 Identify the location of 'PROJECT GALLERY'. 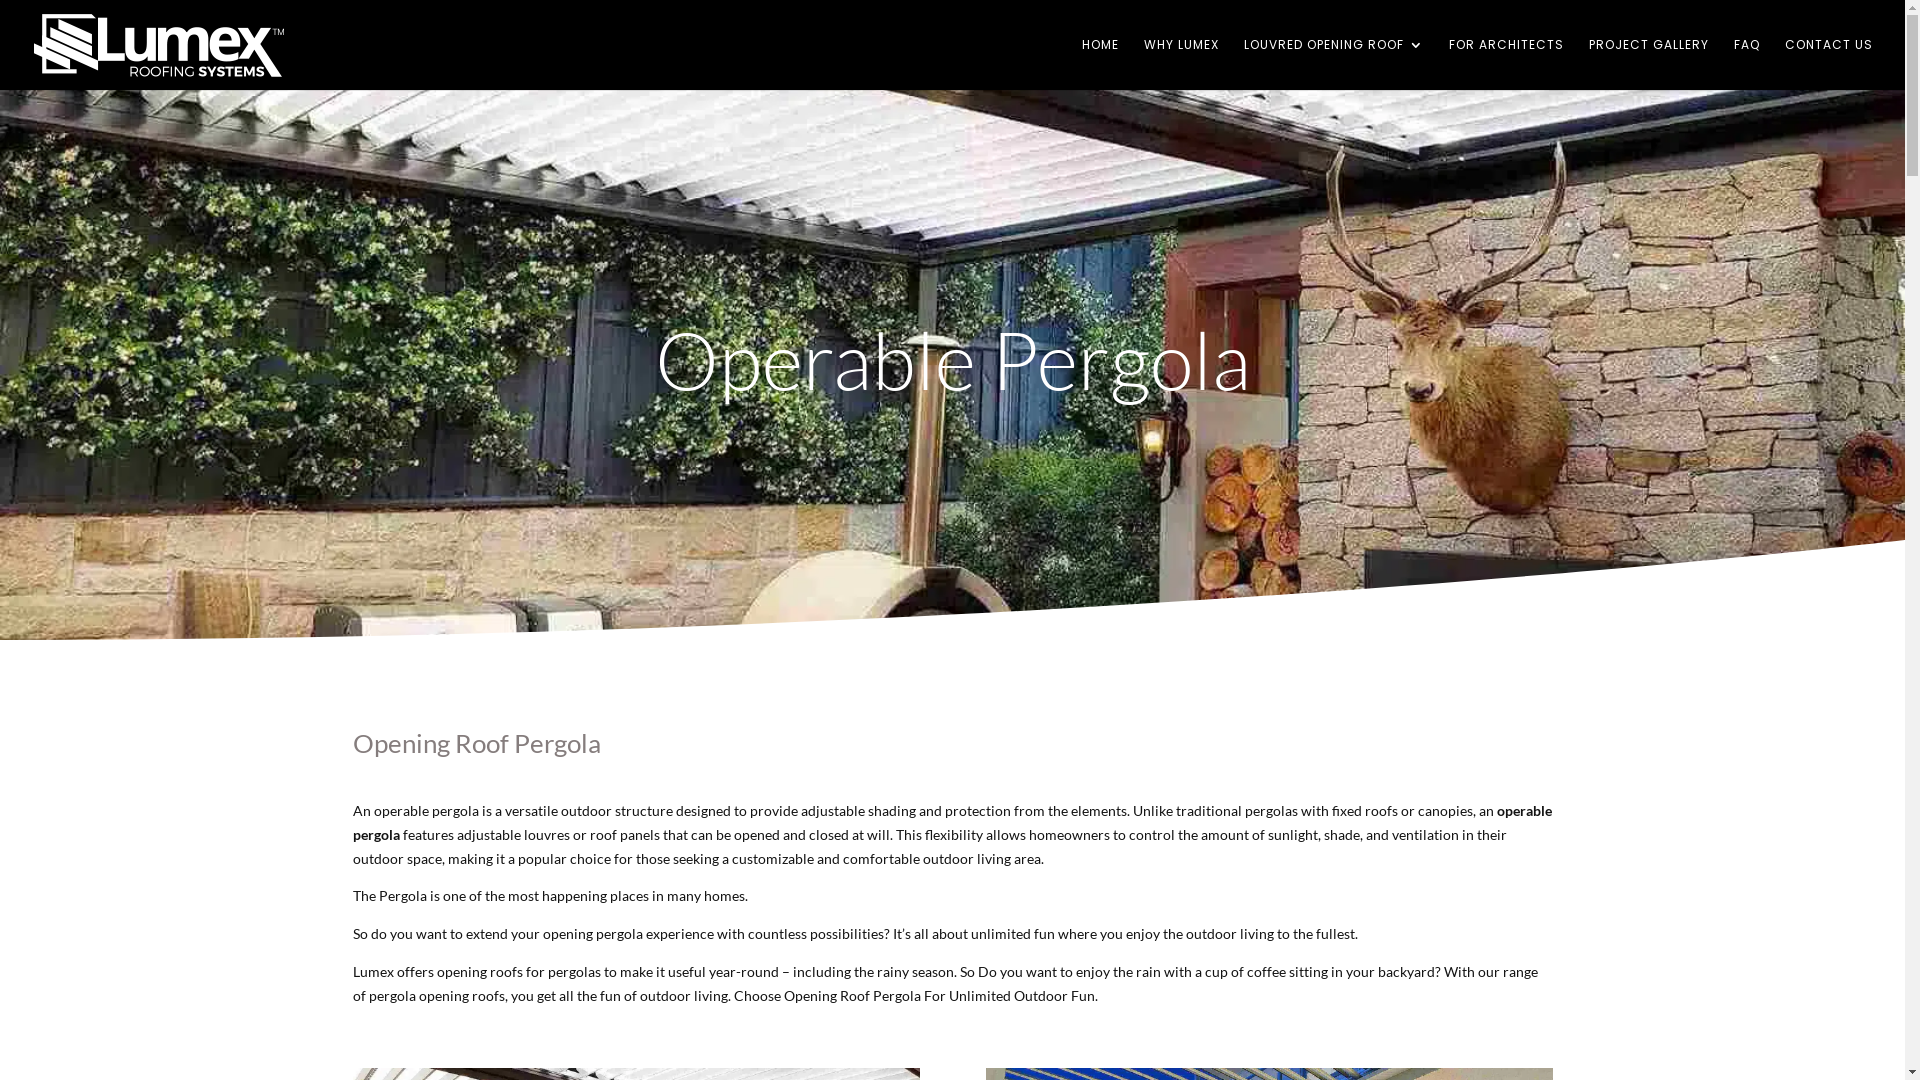
(1587, 63).